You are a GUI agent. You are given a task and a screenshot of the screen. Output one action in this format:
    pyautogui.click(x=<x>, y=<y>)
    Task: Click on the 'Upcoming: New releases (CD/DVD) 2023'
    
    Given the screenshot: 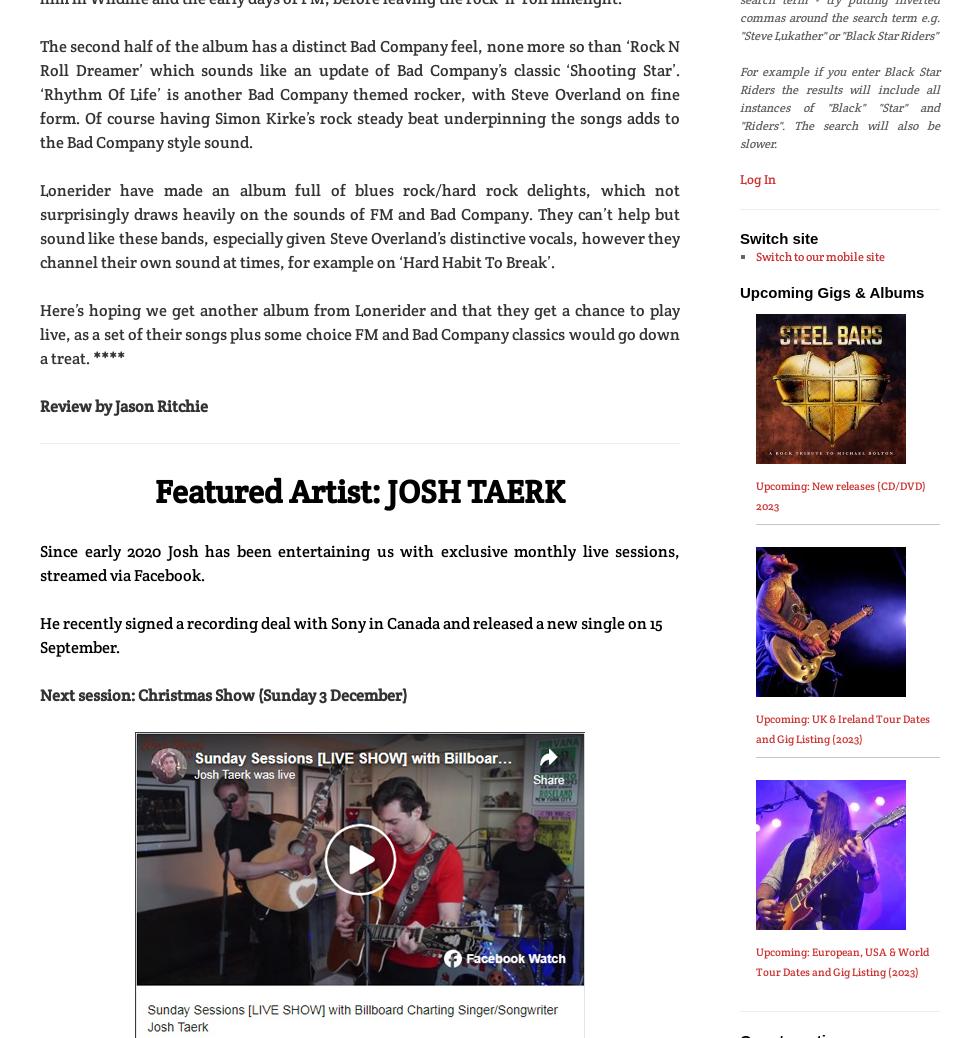 What is the action you would take?
    pyautogui.click(x=839, y=495)
    